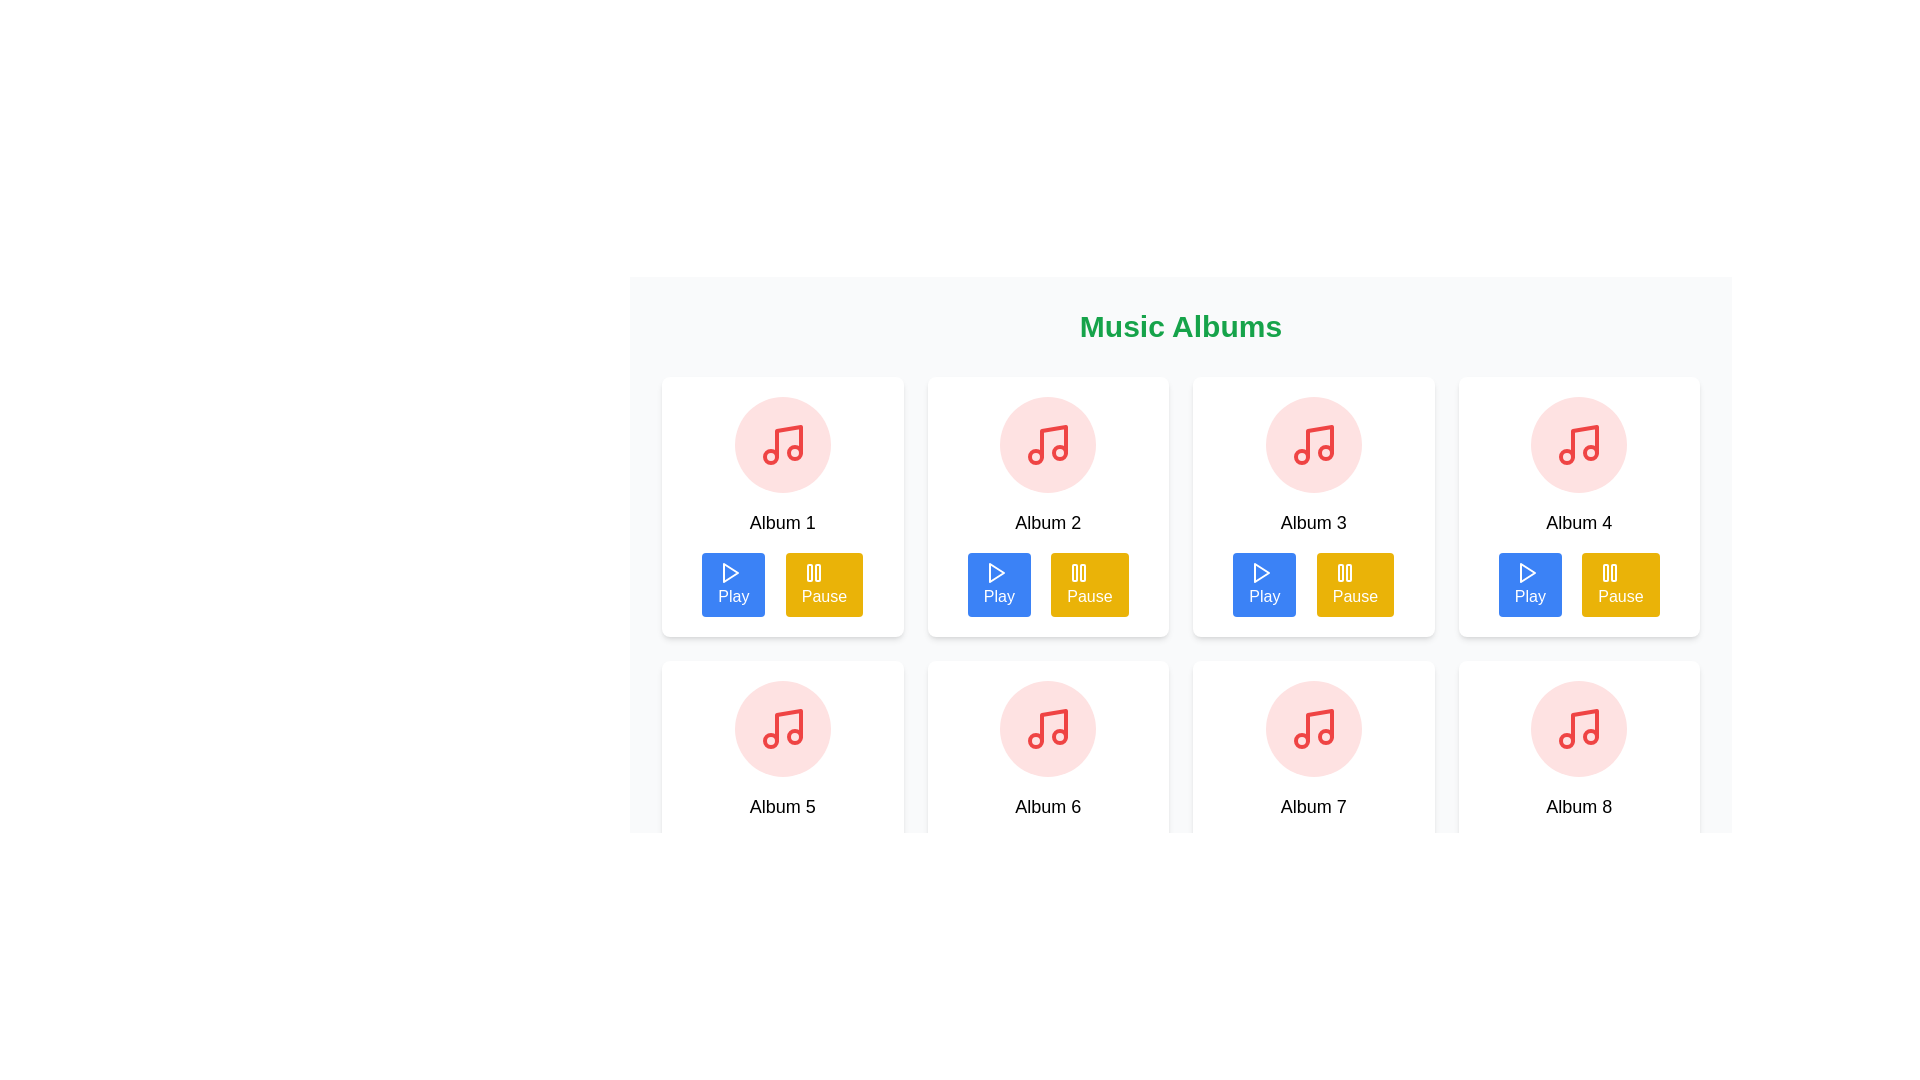  Describe the element at coordinates (1584, 441) in the screenshot. I see `the vertical stem of the music note icon located at the center-top of the 'Album 4' card` at that location.